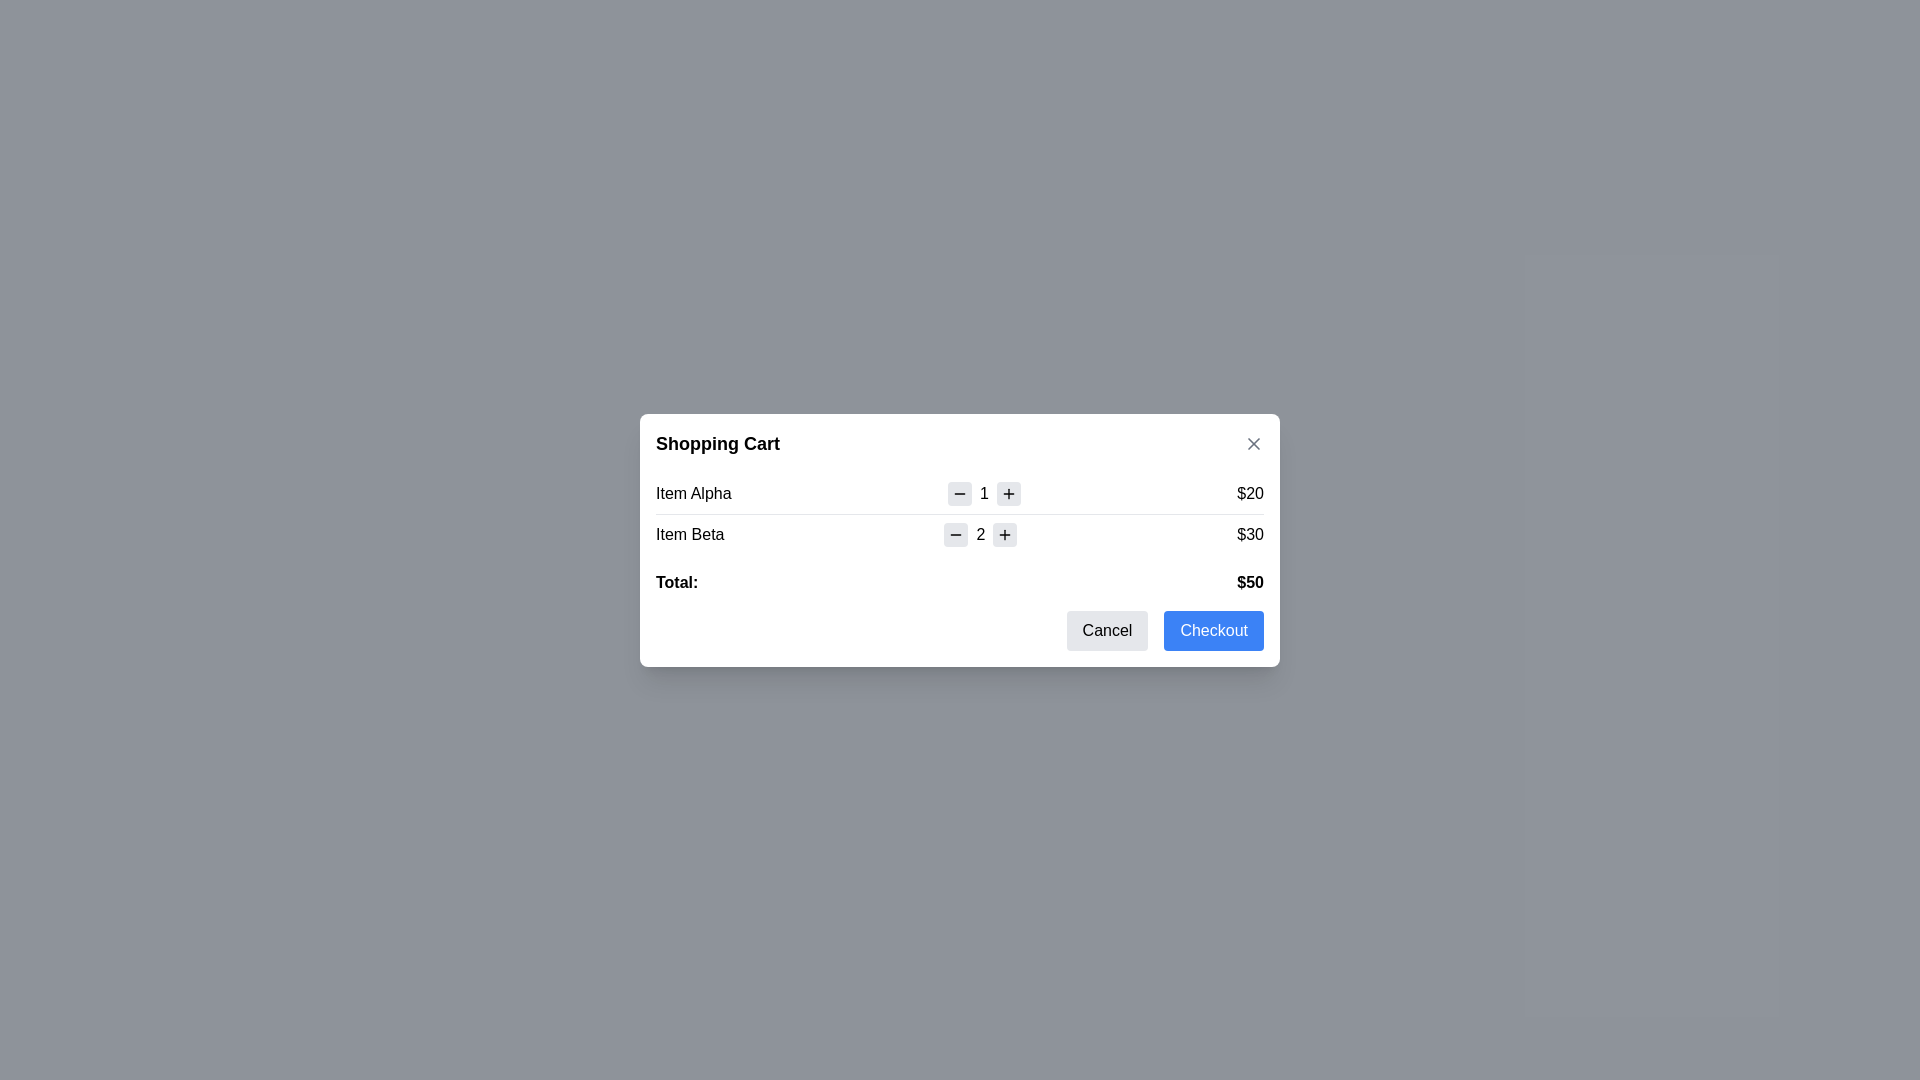 The image size is (1920, 1080). I want to click on the quantity controls of the shopping cart items list located beneath the 'Shopping Cart' title and above the 'Total:' section, so click(960, 512).